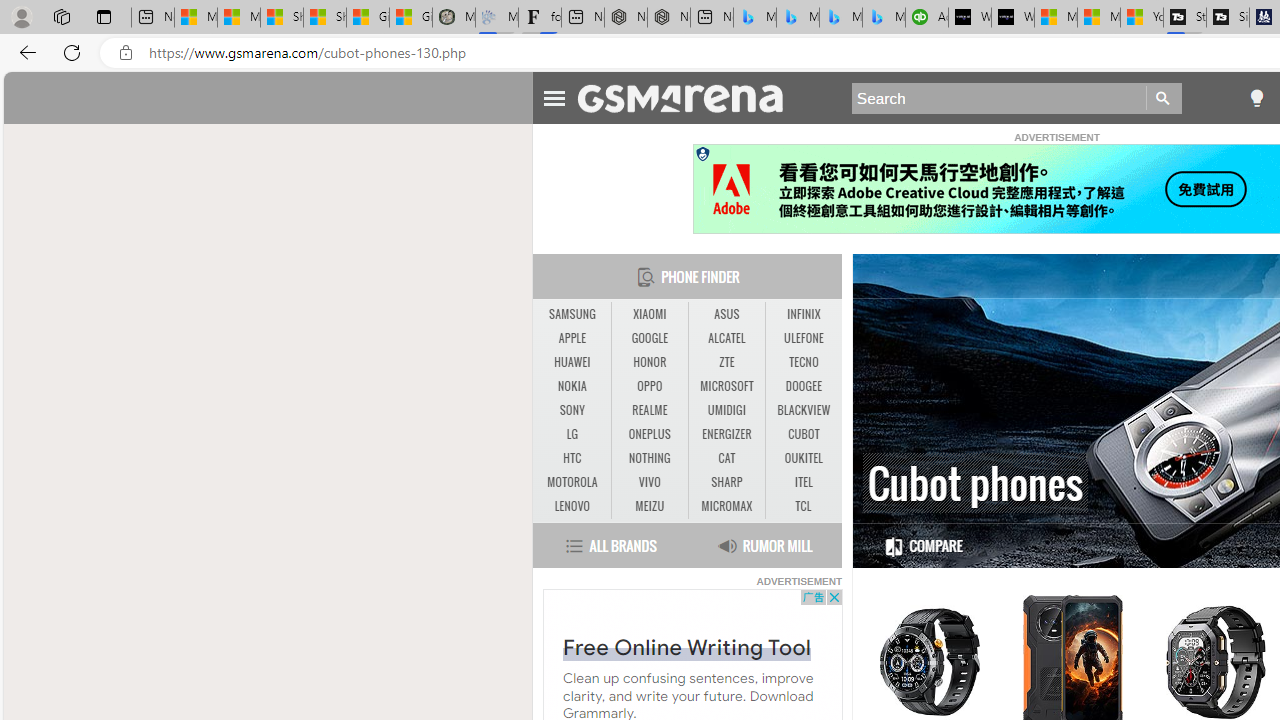 The height and width of the screenshot is (720, 1280). What do you see at coordinates (803, 505) in the screenshot?
I see `'TCL'` at bounding box center [803, 505].